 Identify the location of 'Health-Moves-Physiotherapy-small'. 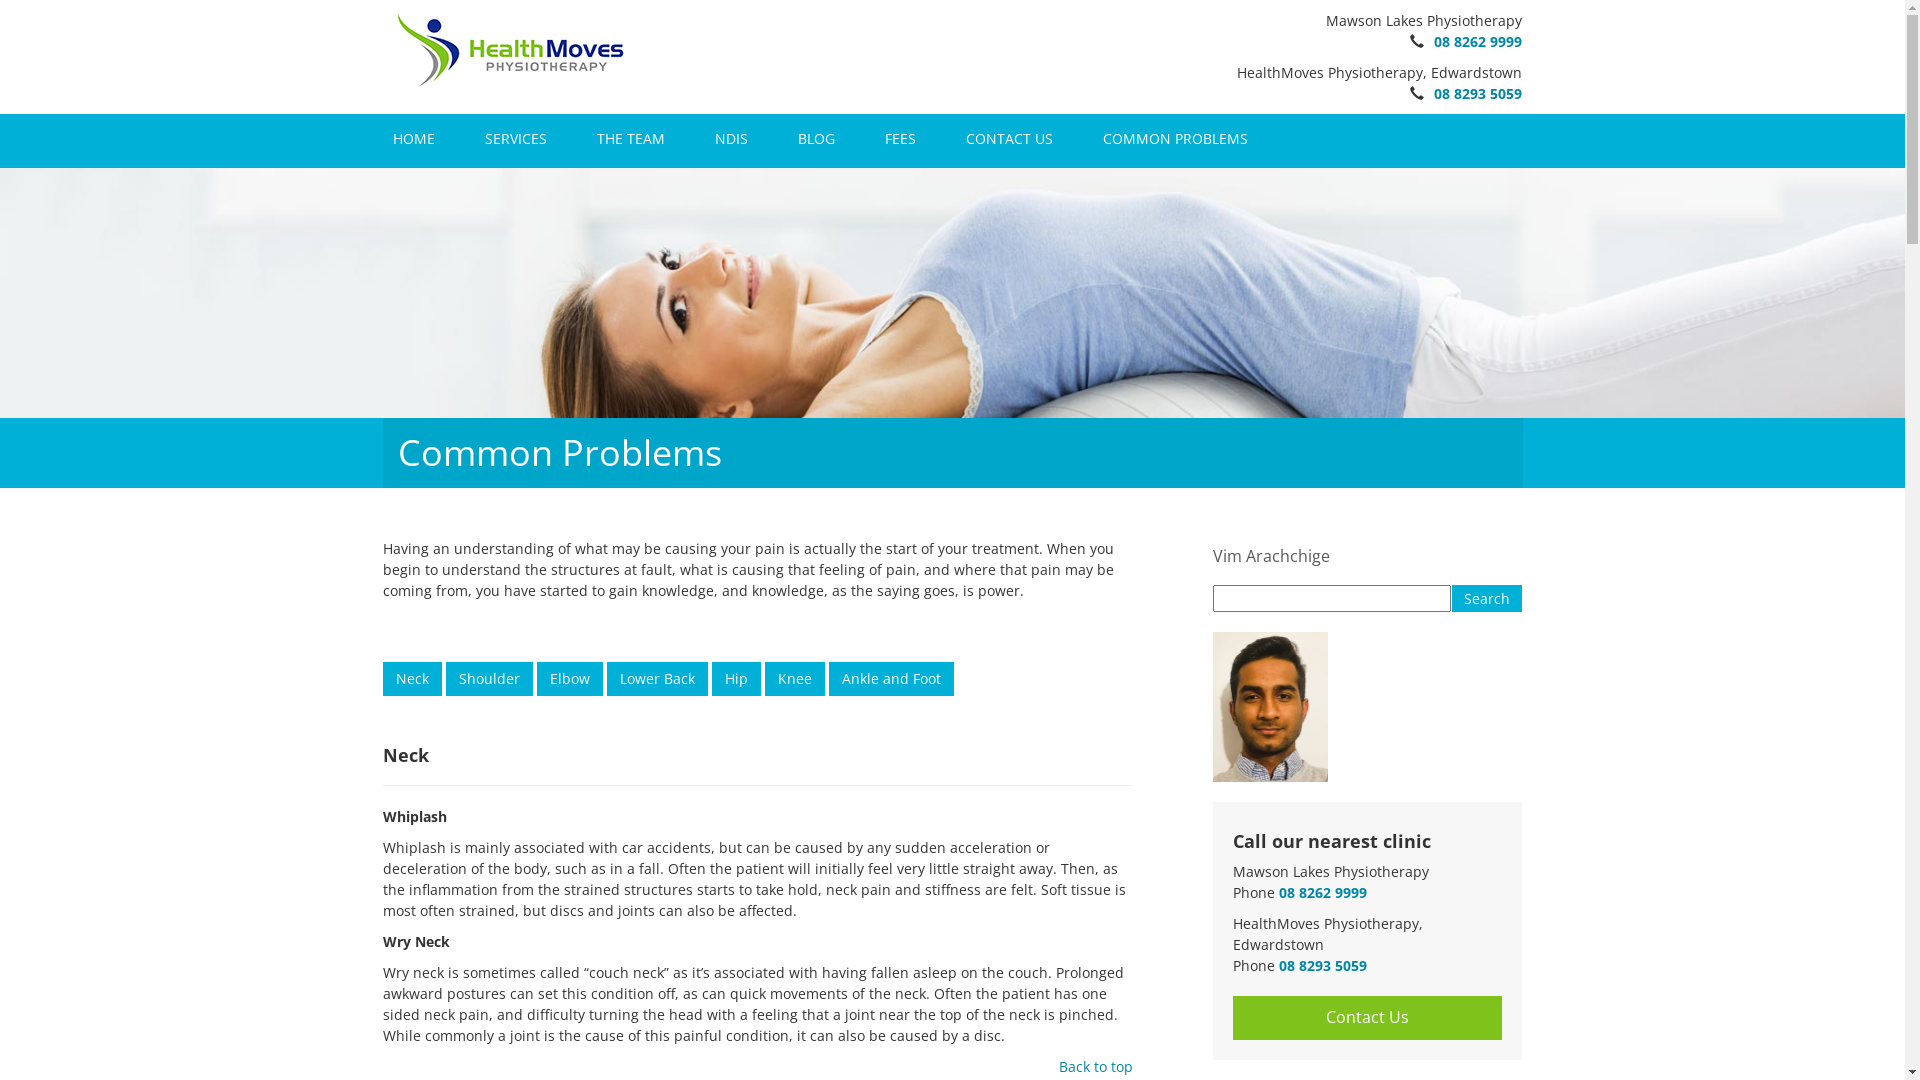
(509, 49).